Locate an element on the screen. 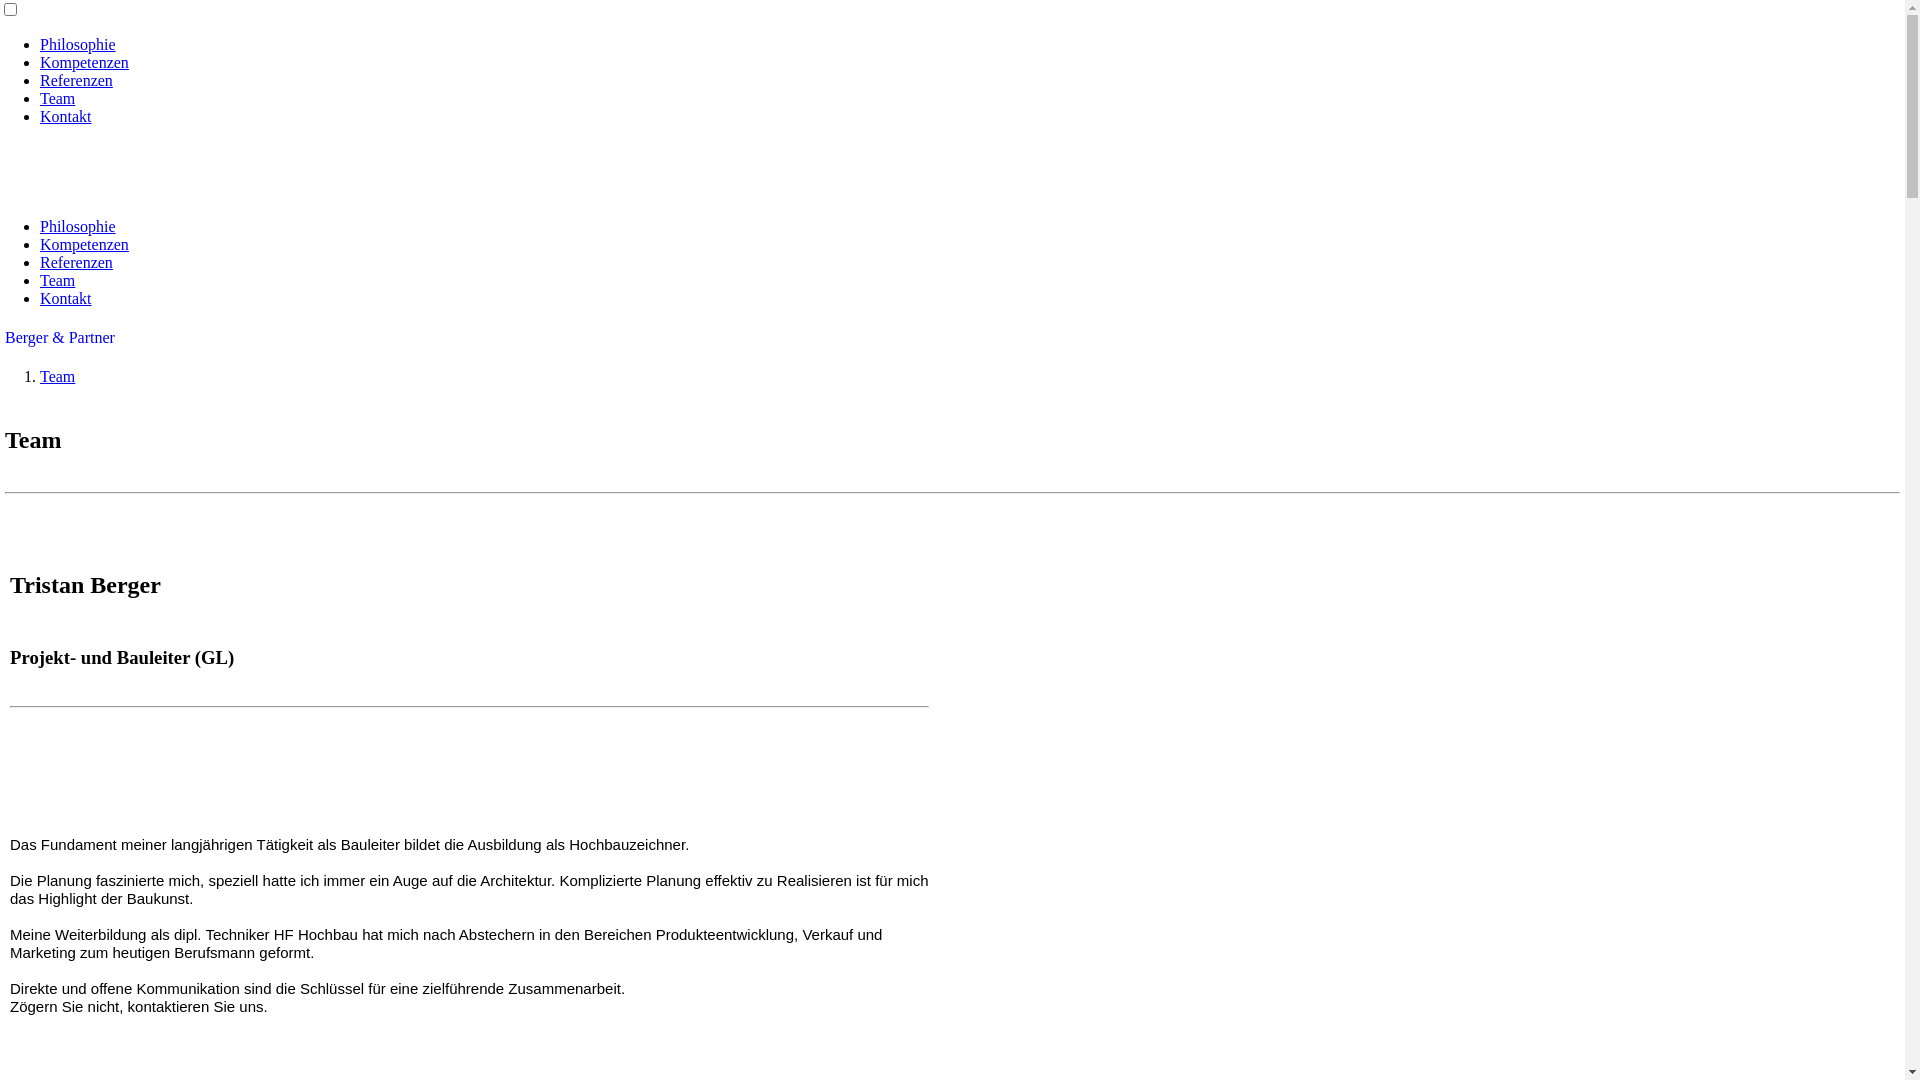  'Philosophie' is located at coordinates (77, 225).